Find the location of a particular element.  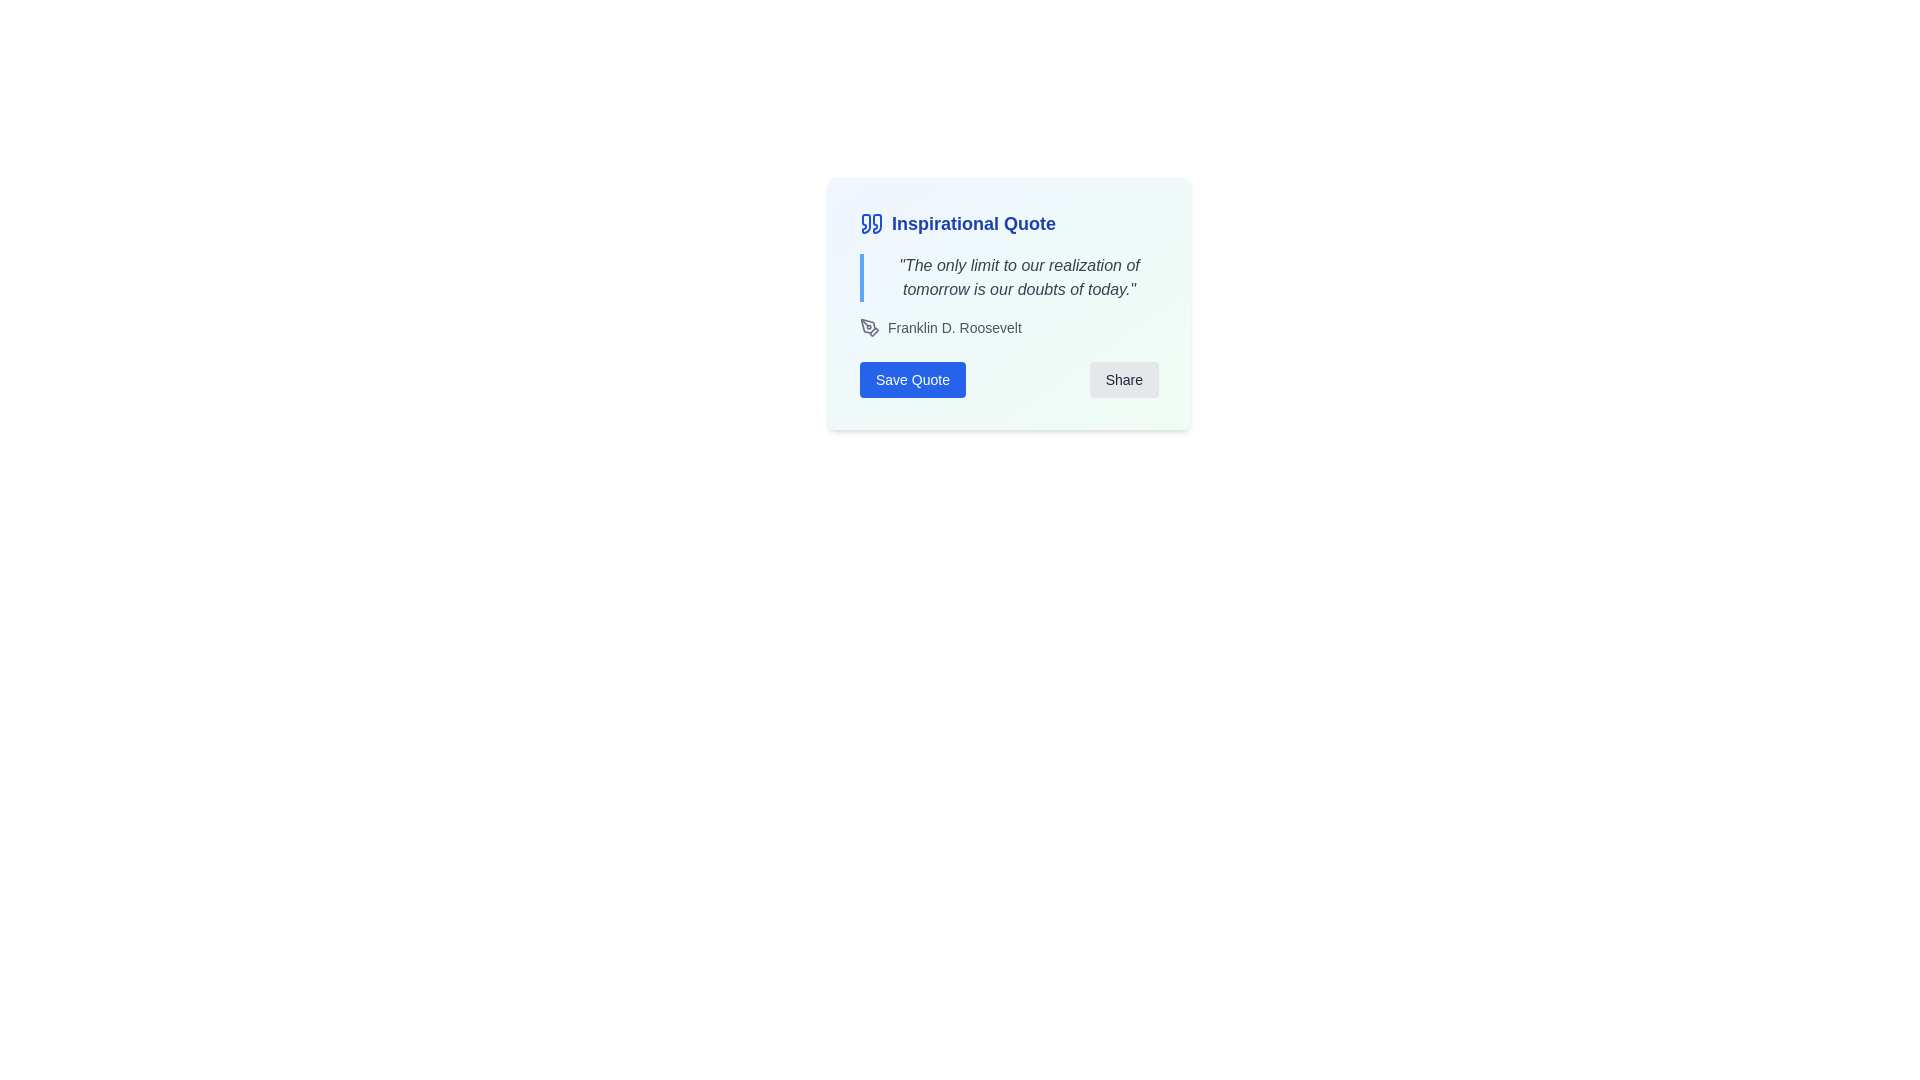

the static text label indicating the author of the quoted text, located to the right of an icon in the bottom-left area of the card is located at coordinates (953, 326).